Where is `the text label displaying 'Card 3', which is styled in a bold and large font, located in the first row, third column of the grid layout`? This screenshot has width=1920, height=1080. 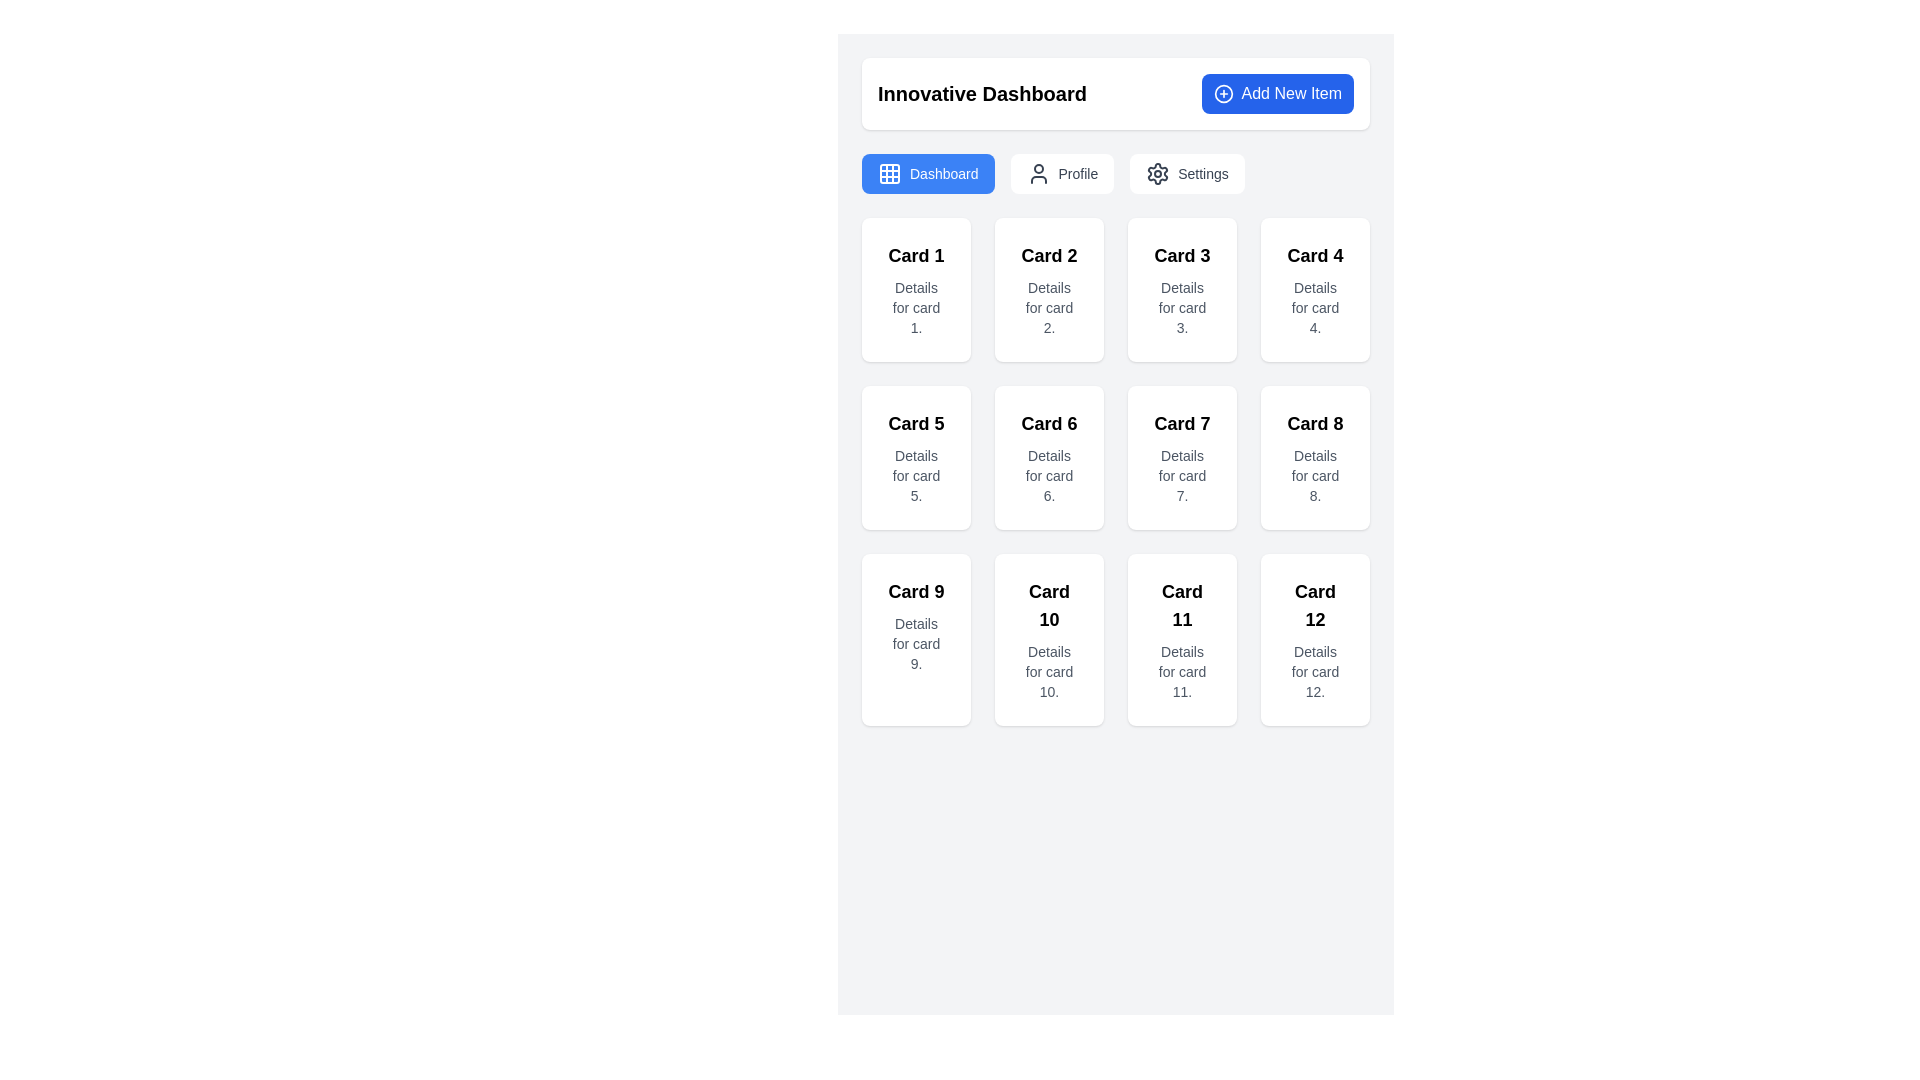
the text label displaying 'Card 3', which is styled in a bold and large font, located in the first row, third column of the grid layout is located at coordinates (1182, 254).